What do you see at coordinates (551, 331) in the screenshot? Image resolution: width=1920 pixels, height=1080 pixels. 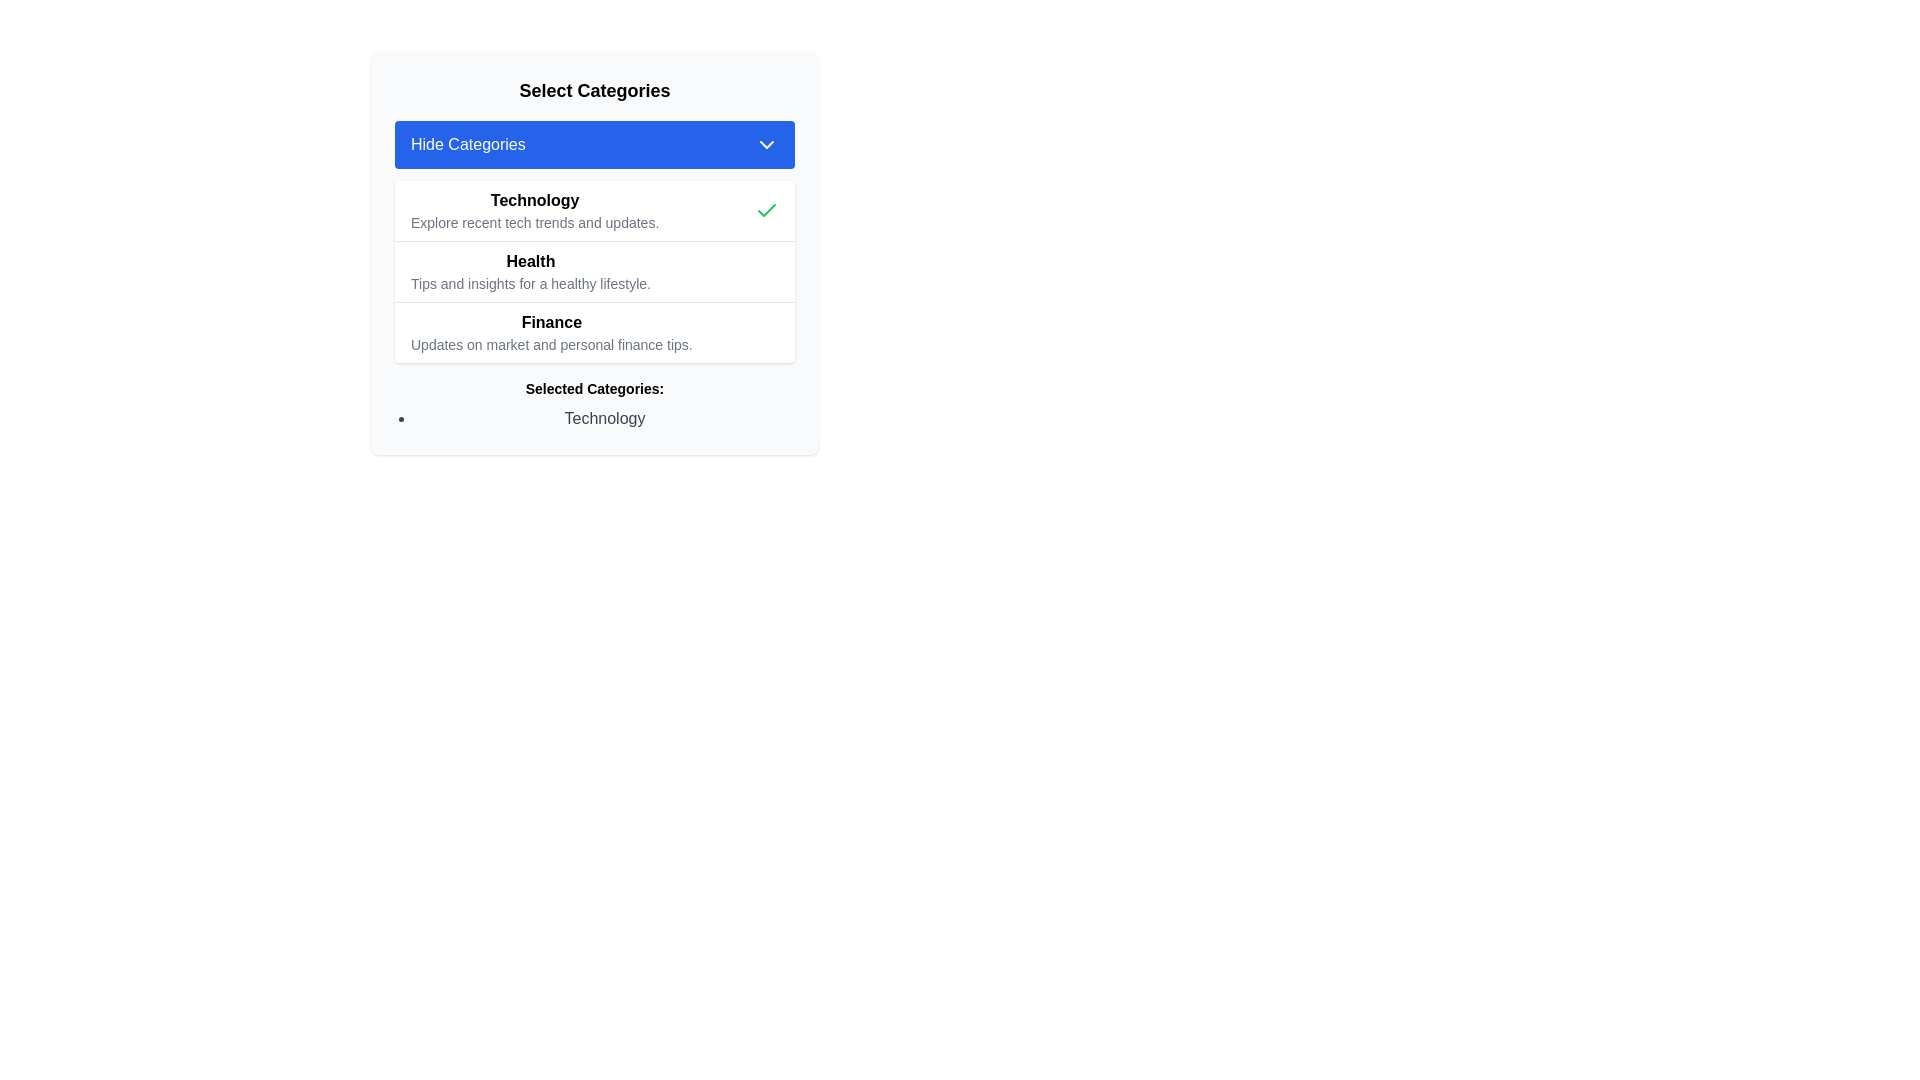 I see `the 'Finance' category description text block` at bounding box center [551, 331].